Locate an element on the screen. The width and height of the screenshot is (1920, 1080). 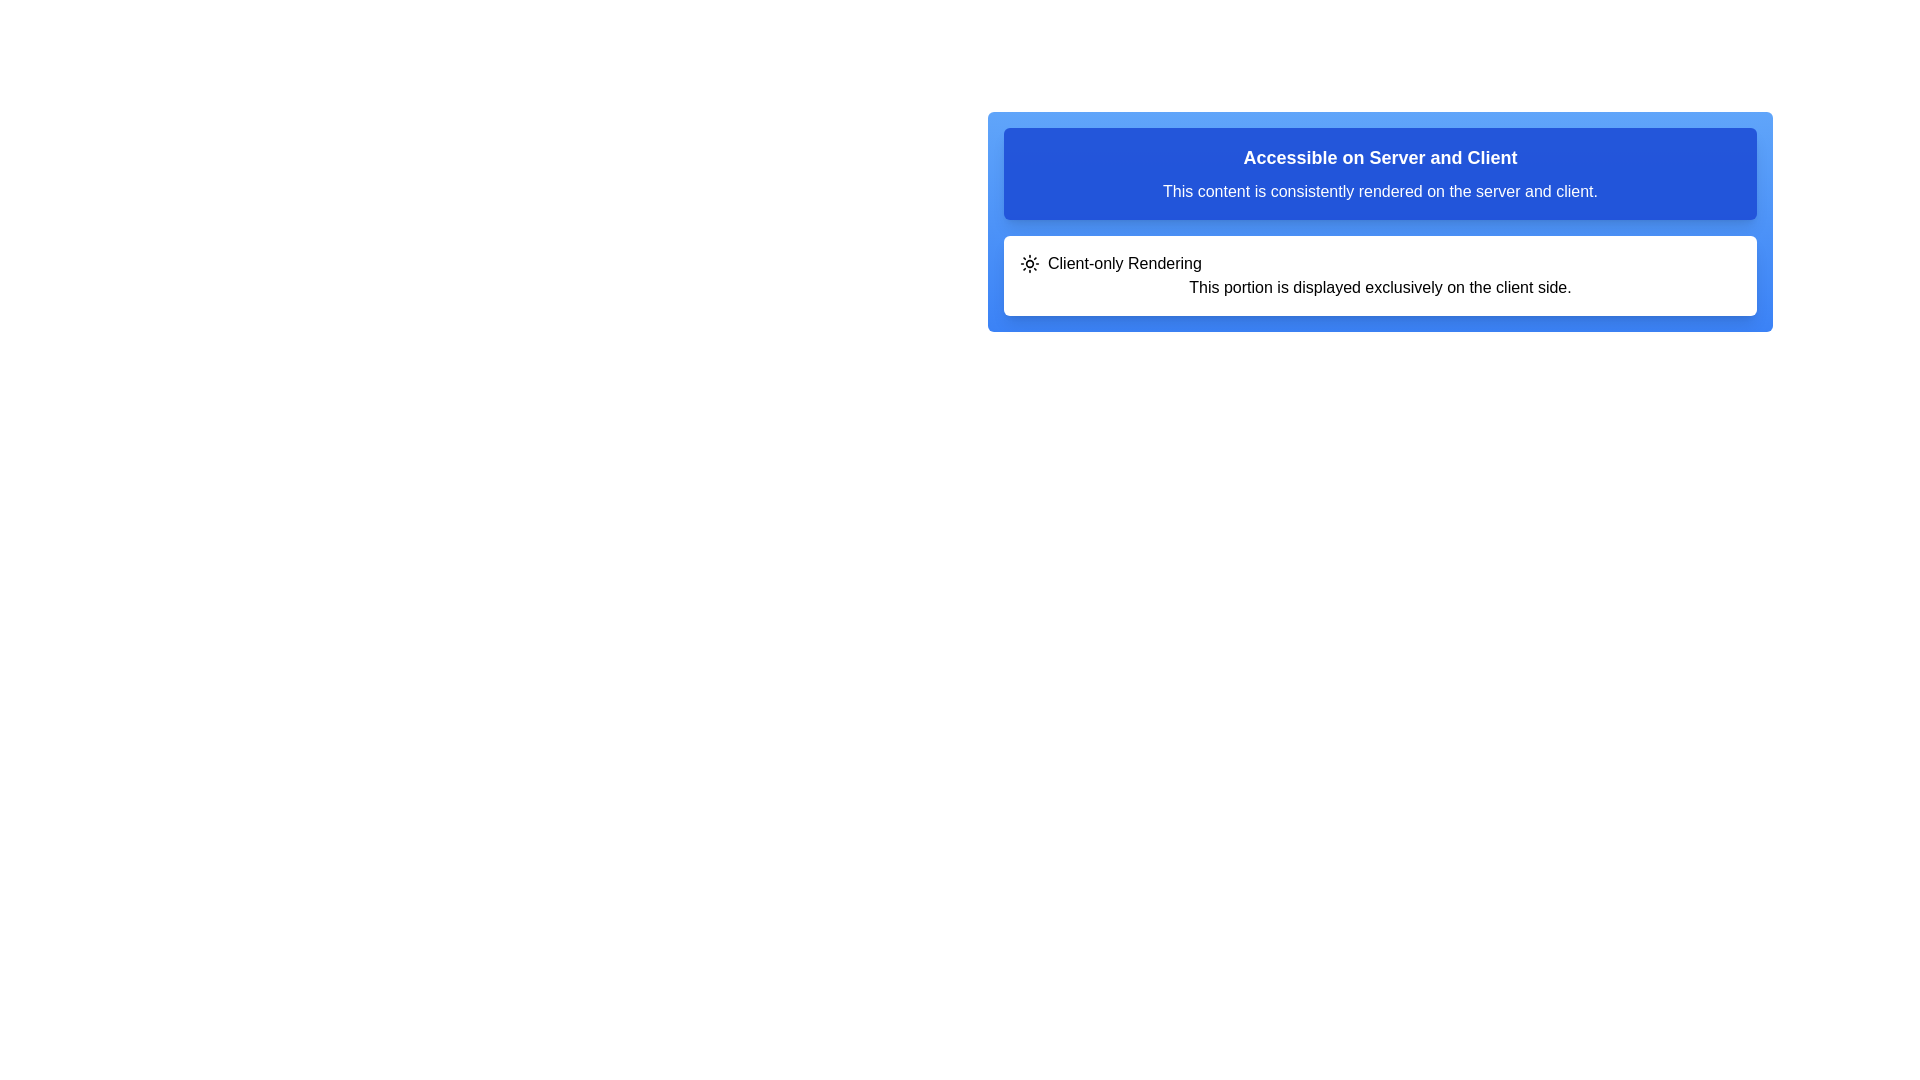
the text element stating 'This portion is displayed exclusively on the client side.' which is positioned beneath the heading 'Client-only Rendering.' is located at coordinates (1379, 288).